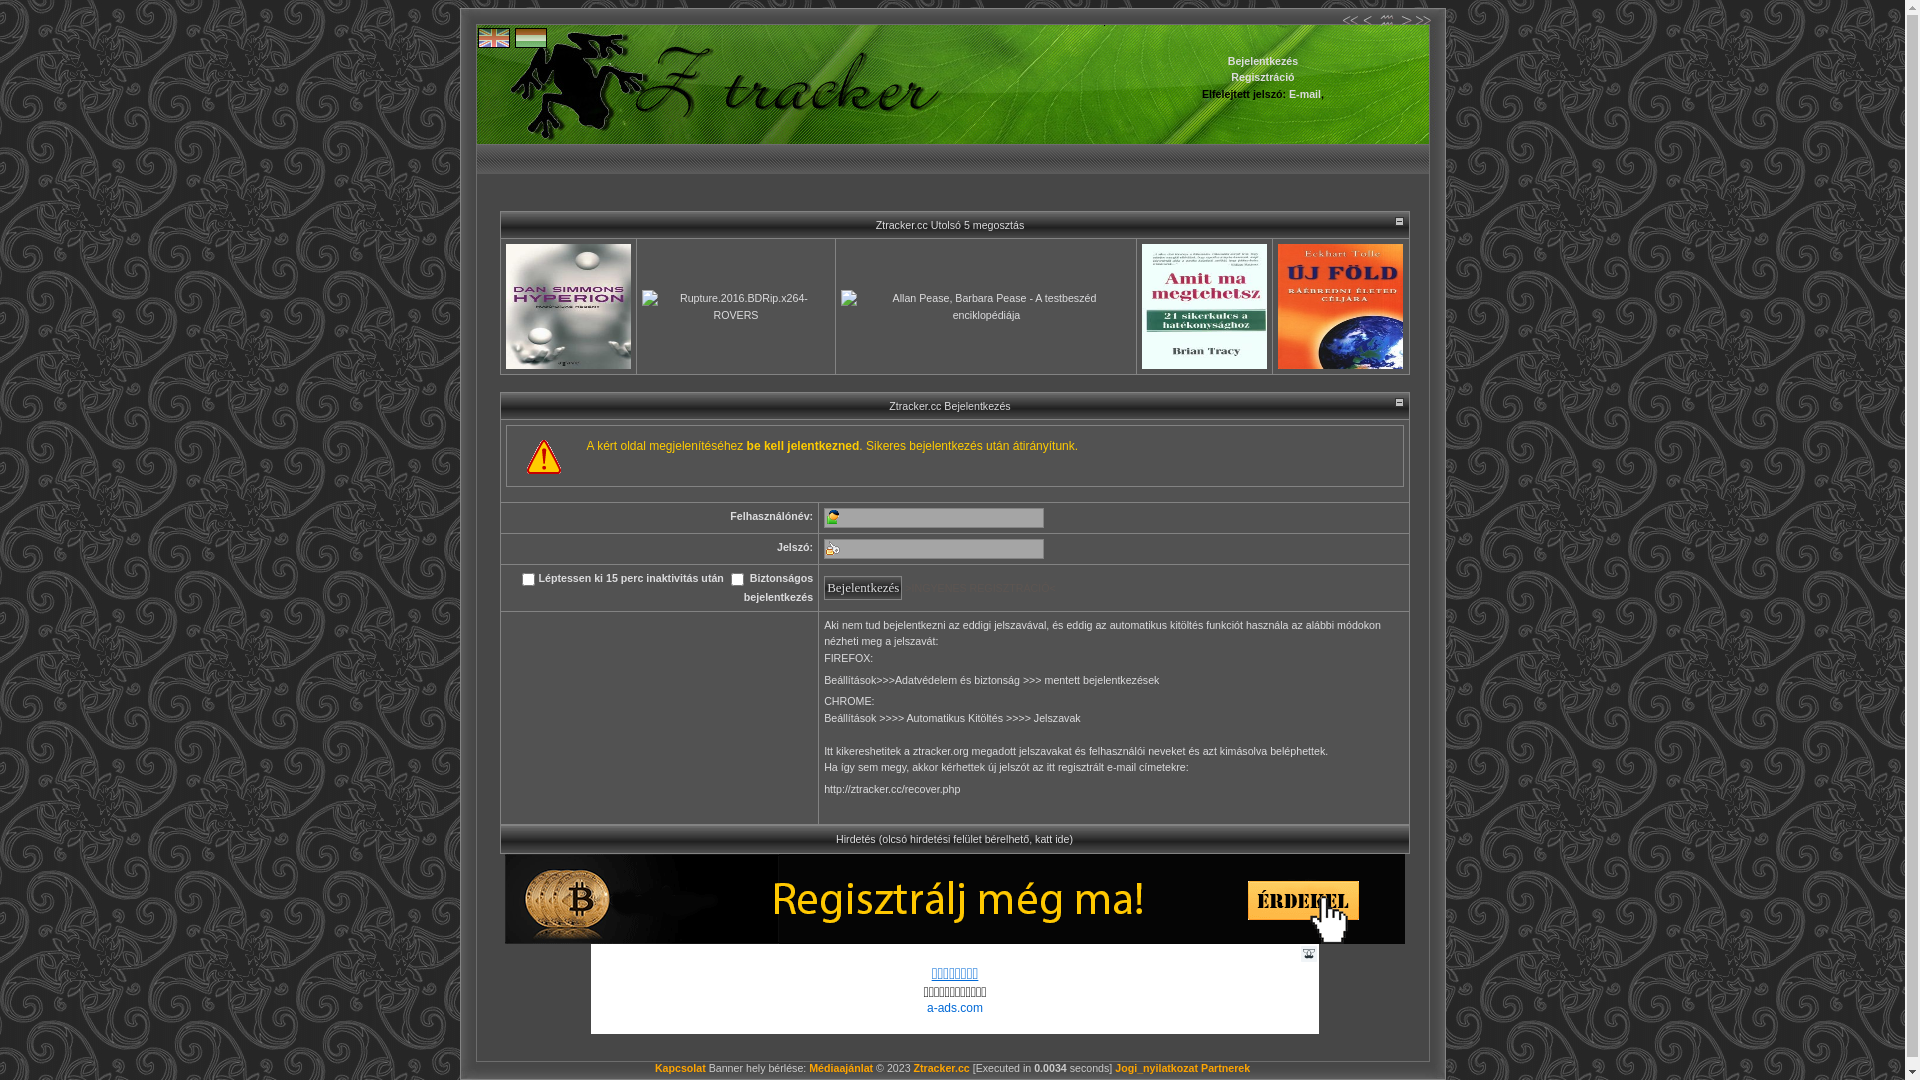 Image resolution: width=1920 pixels, height=1080 pixels. What do you see at coordinates (891, 796) in the screenshot?
I see `'http://ztracker.cc/recover.php'` at bounding box center [891, 796].